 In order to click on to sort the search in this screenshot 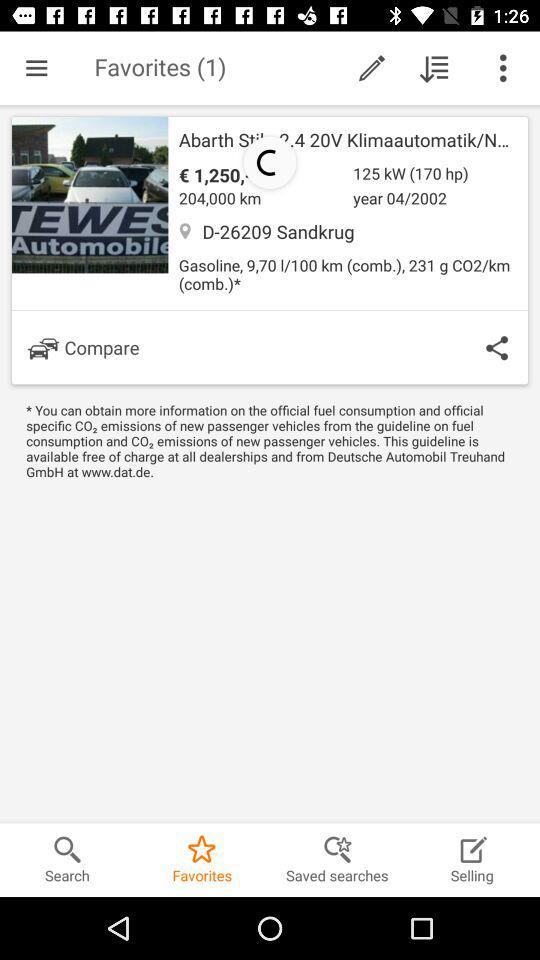, I will do `click(434, 68)`.